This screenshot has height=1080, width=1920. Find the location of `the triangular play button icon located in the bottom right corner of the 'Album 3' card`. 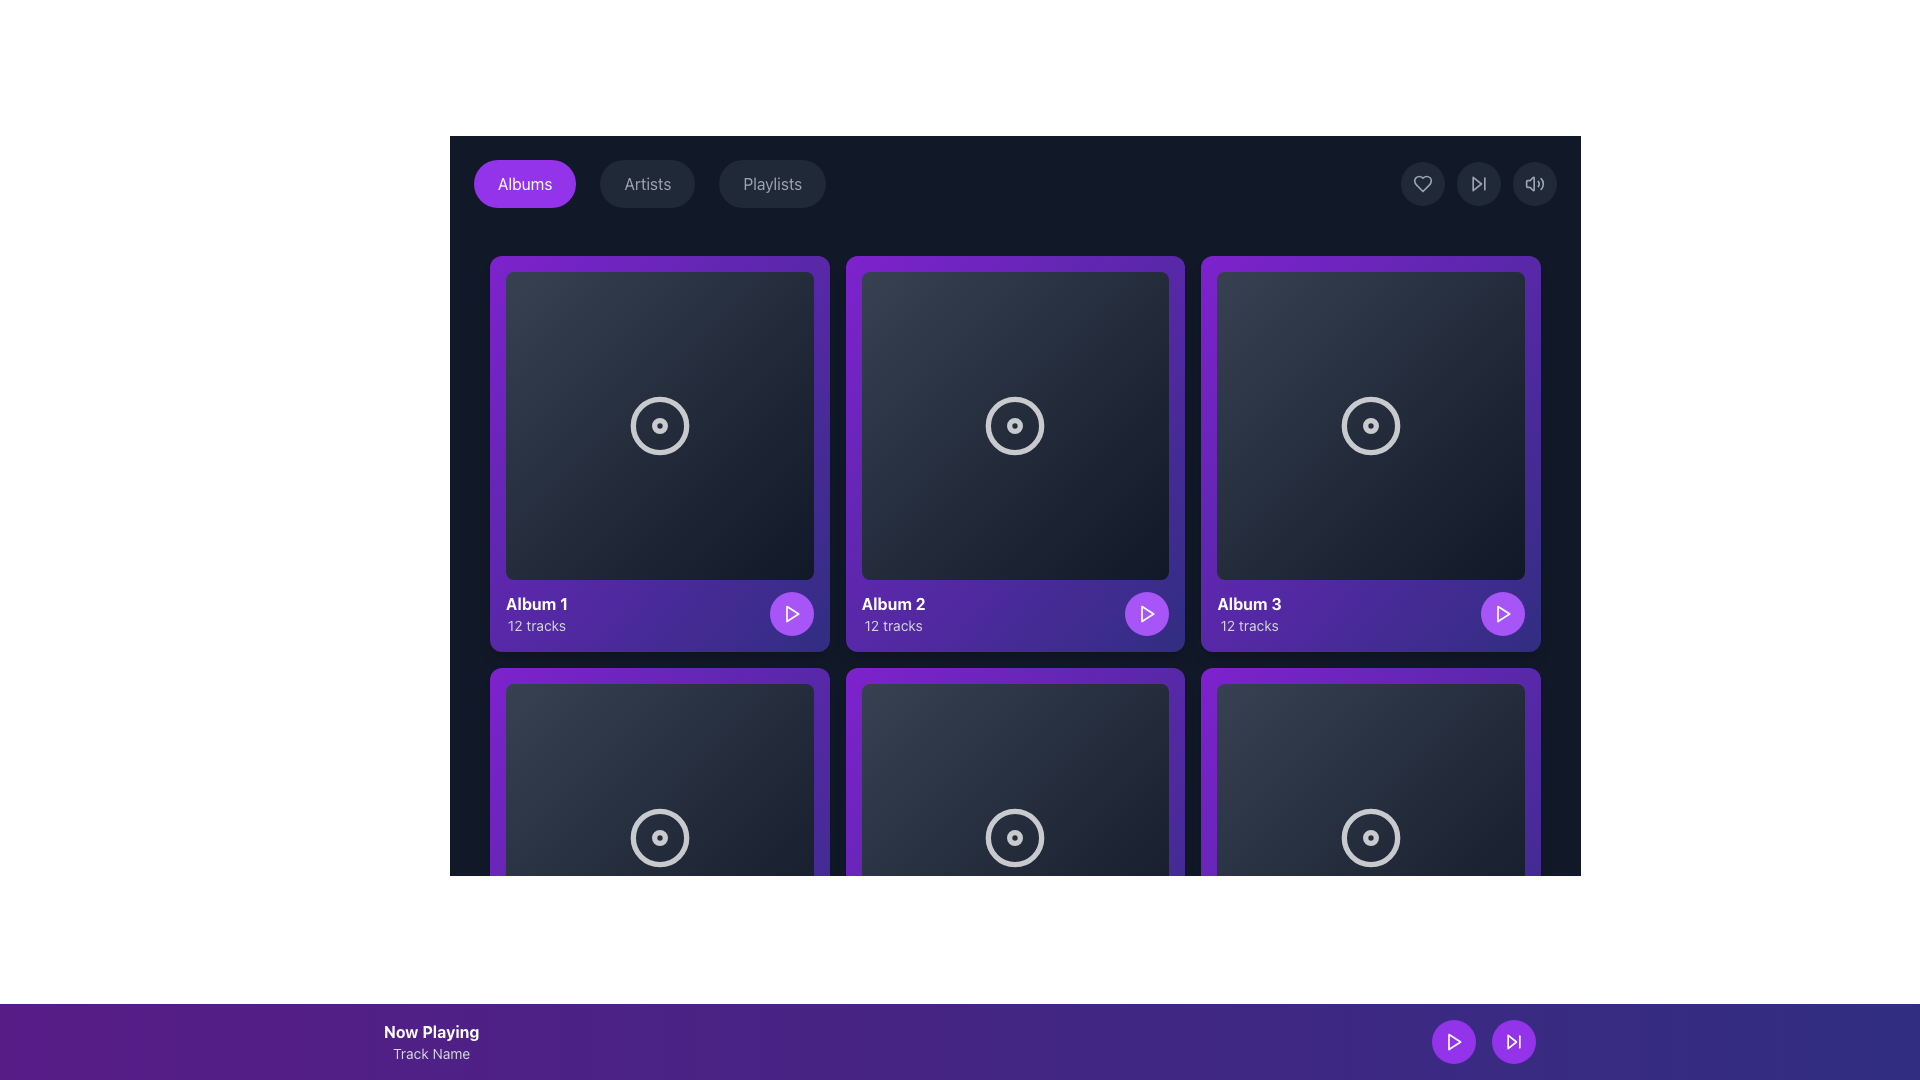

the triangular play button icon located in the bottom right corner of the 'Album 3' card is located at coordinates (1147, 612).